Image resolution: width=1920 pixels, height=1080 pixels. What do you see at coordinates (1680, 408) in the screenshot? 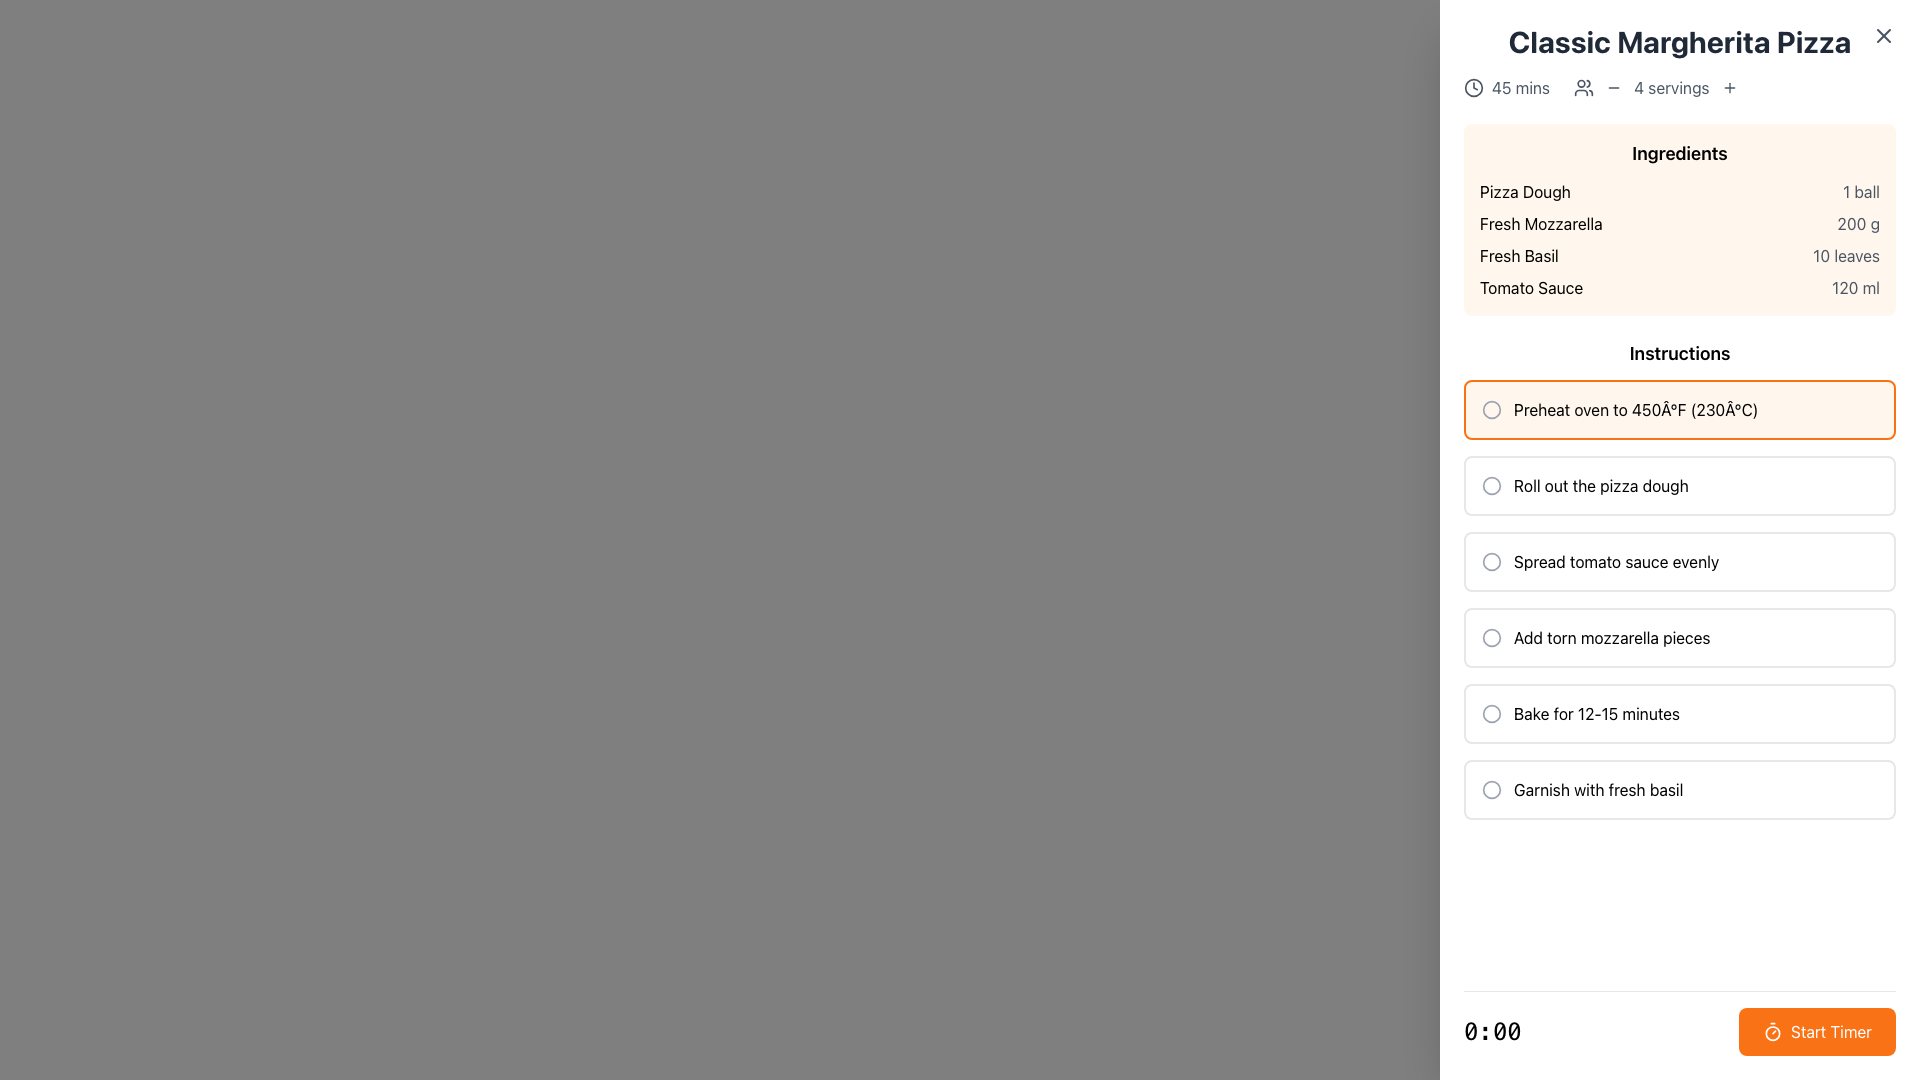
I see `the gray radio button to mark the step 'Preheat oven to 450°F (230°C)' as completed in the Instructions section` at bounding box center [1680, 408].